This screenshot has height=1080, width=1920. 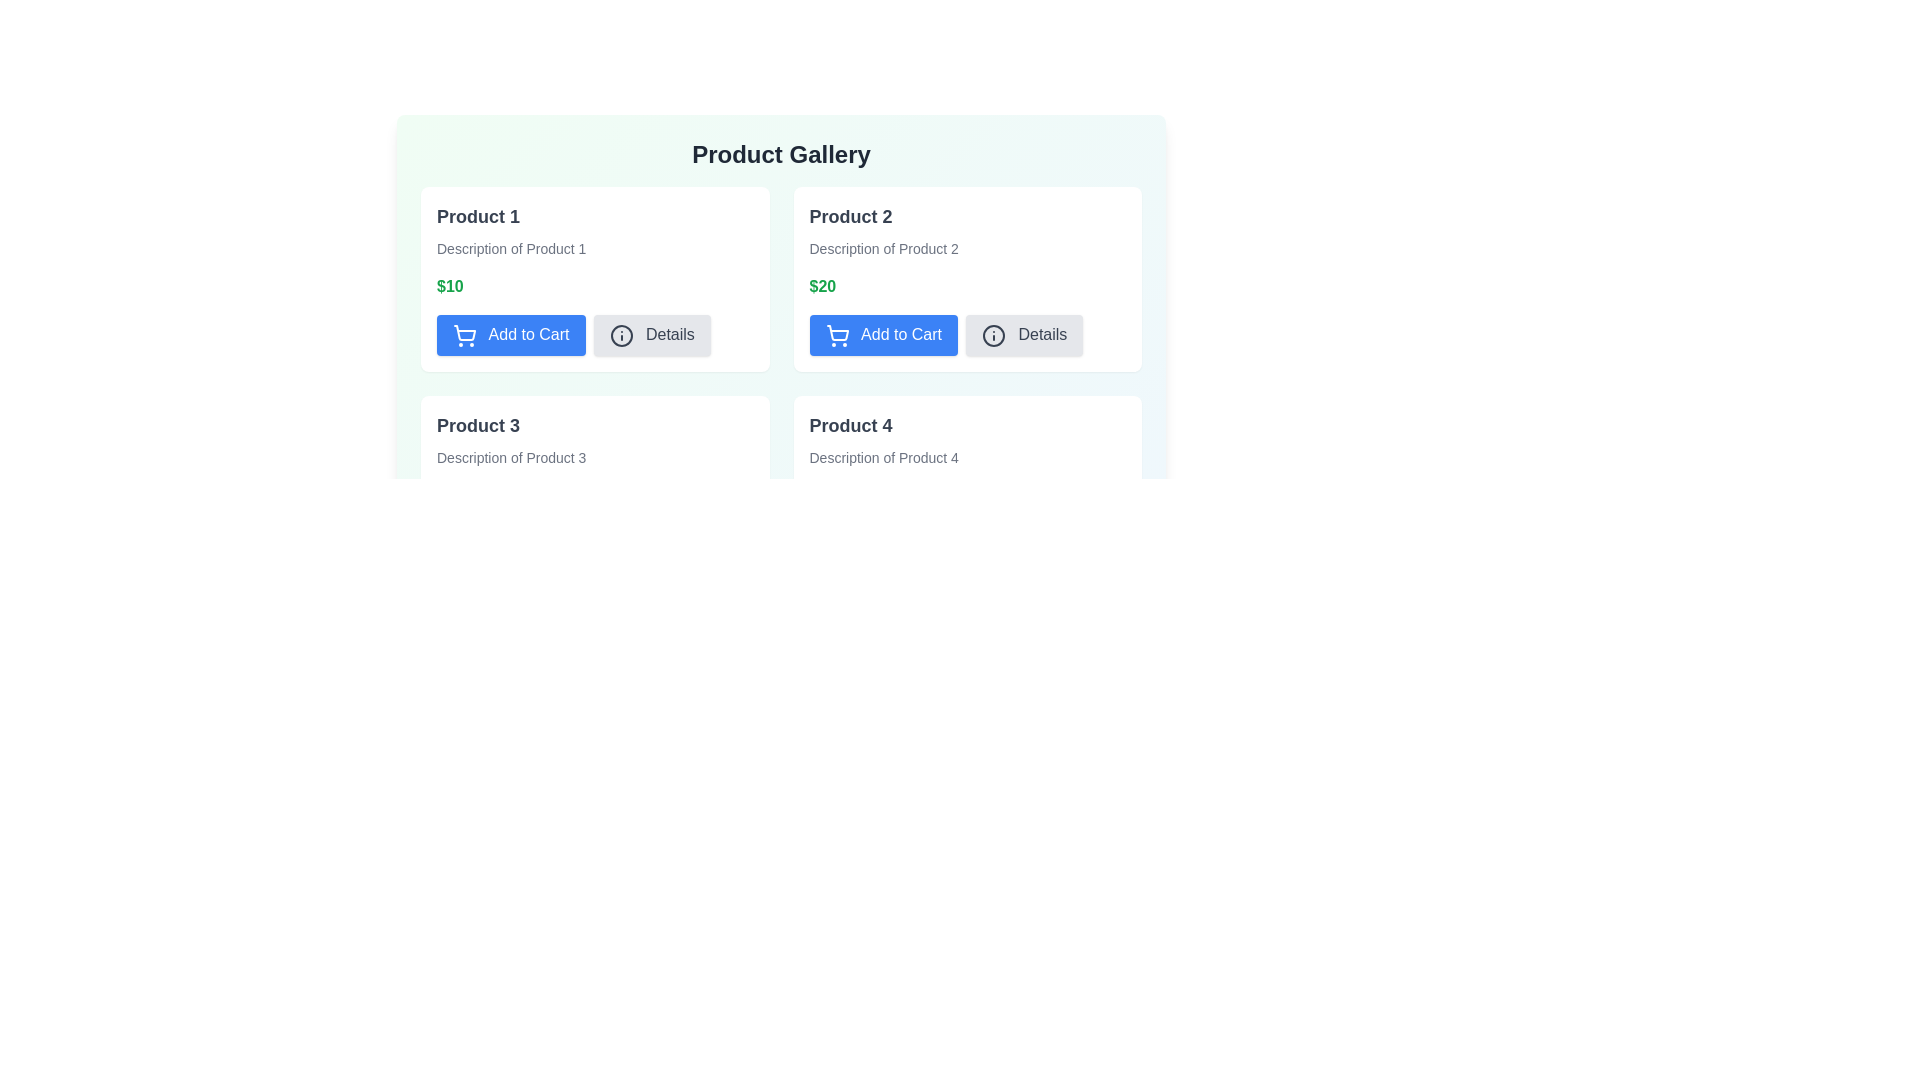 I want to click on the 'Details' button icon located in the Product 2 panel, which is positioned to the right of the 'Add to Cart' button, so click(x=993, y=334).